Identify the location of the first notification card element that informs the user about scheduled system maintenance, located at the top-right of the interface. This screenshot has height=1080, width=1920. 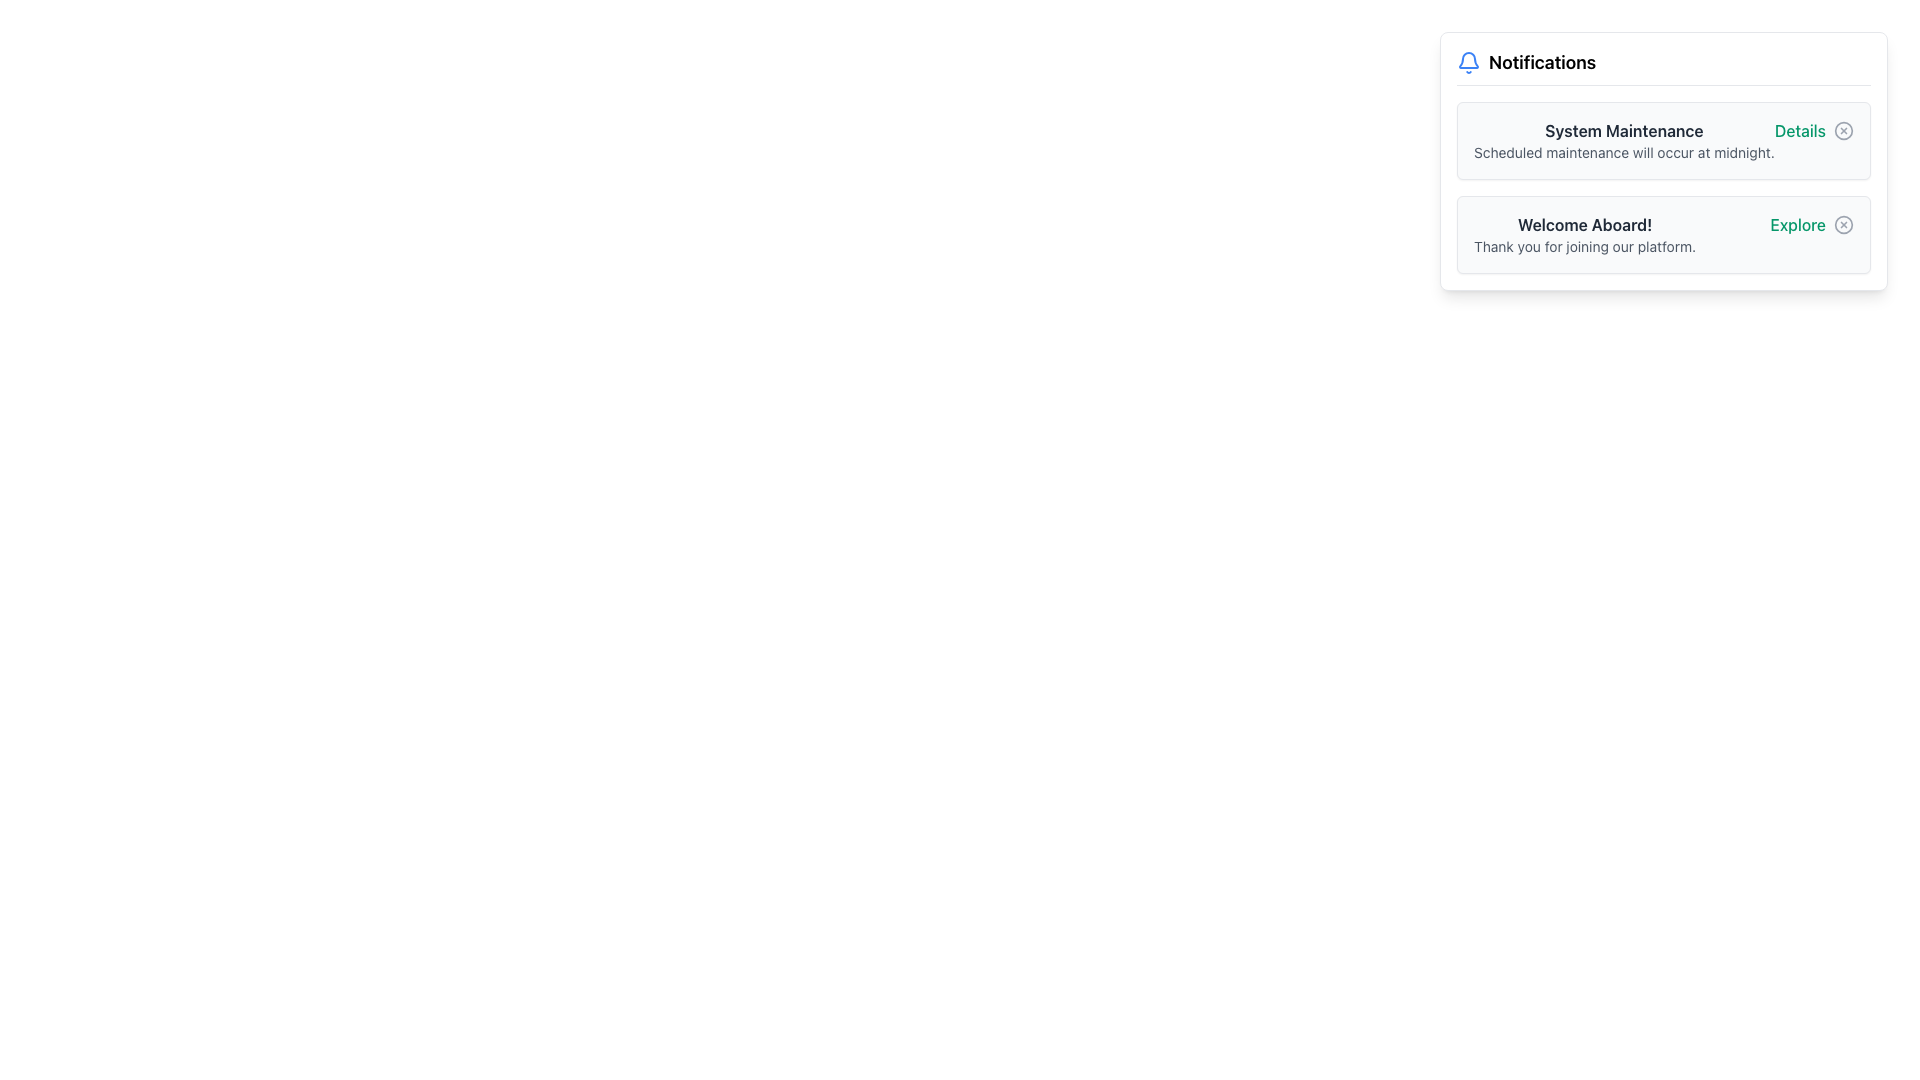
(1664, 160).